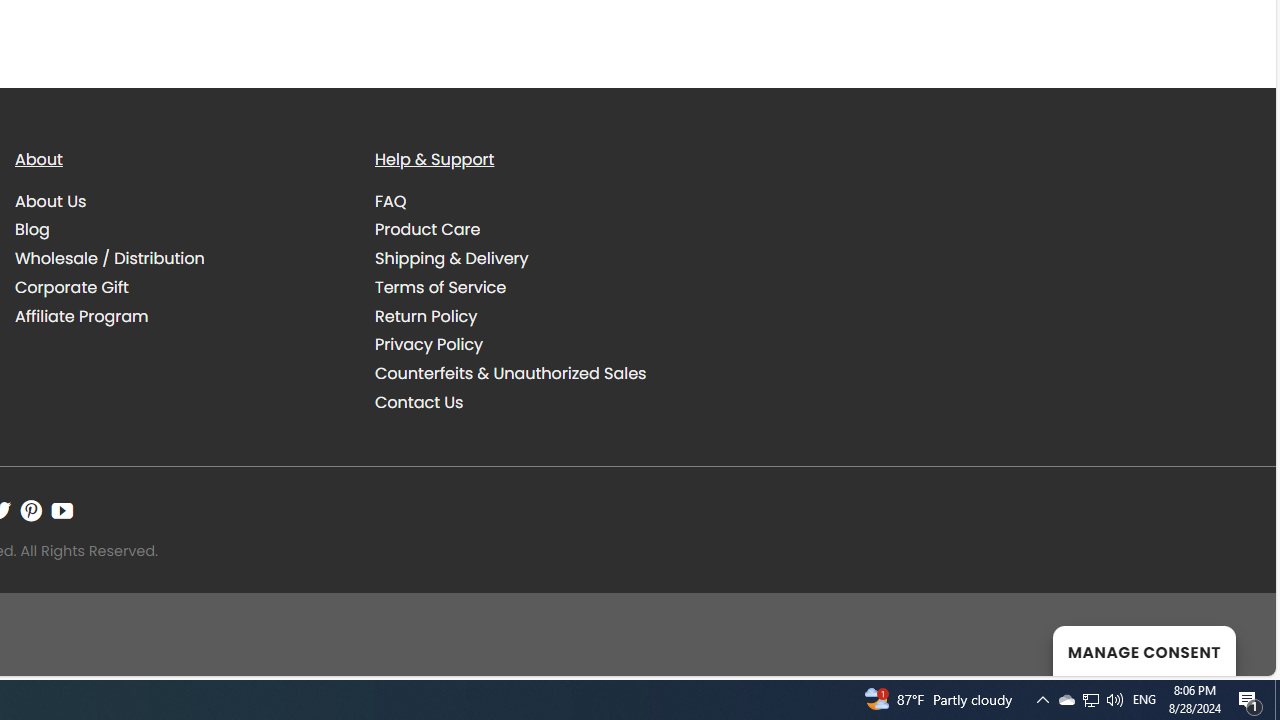 The image size is (1280, 720). What do you see at coordinates (62, 510) in the screenshot?
I see `'Follow on YouTube'` at bounding box center [62, 510].